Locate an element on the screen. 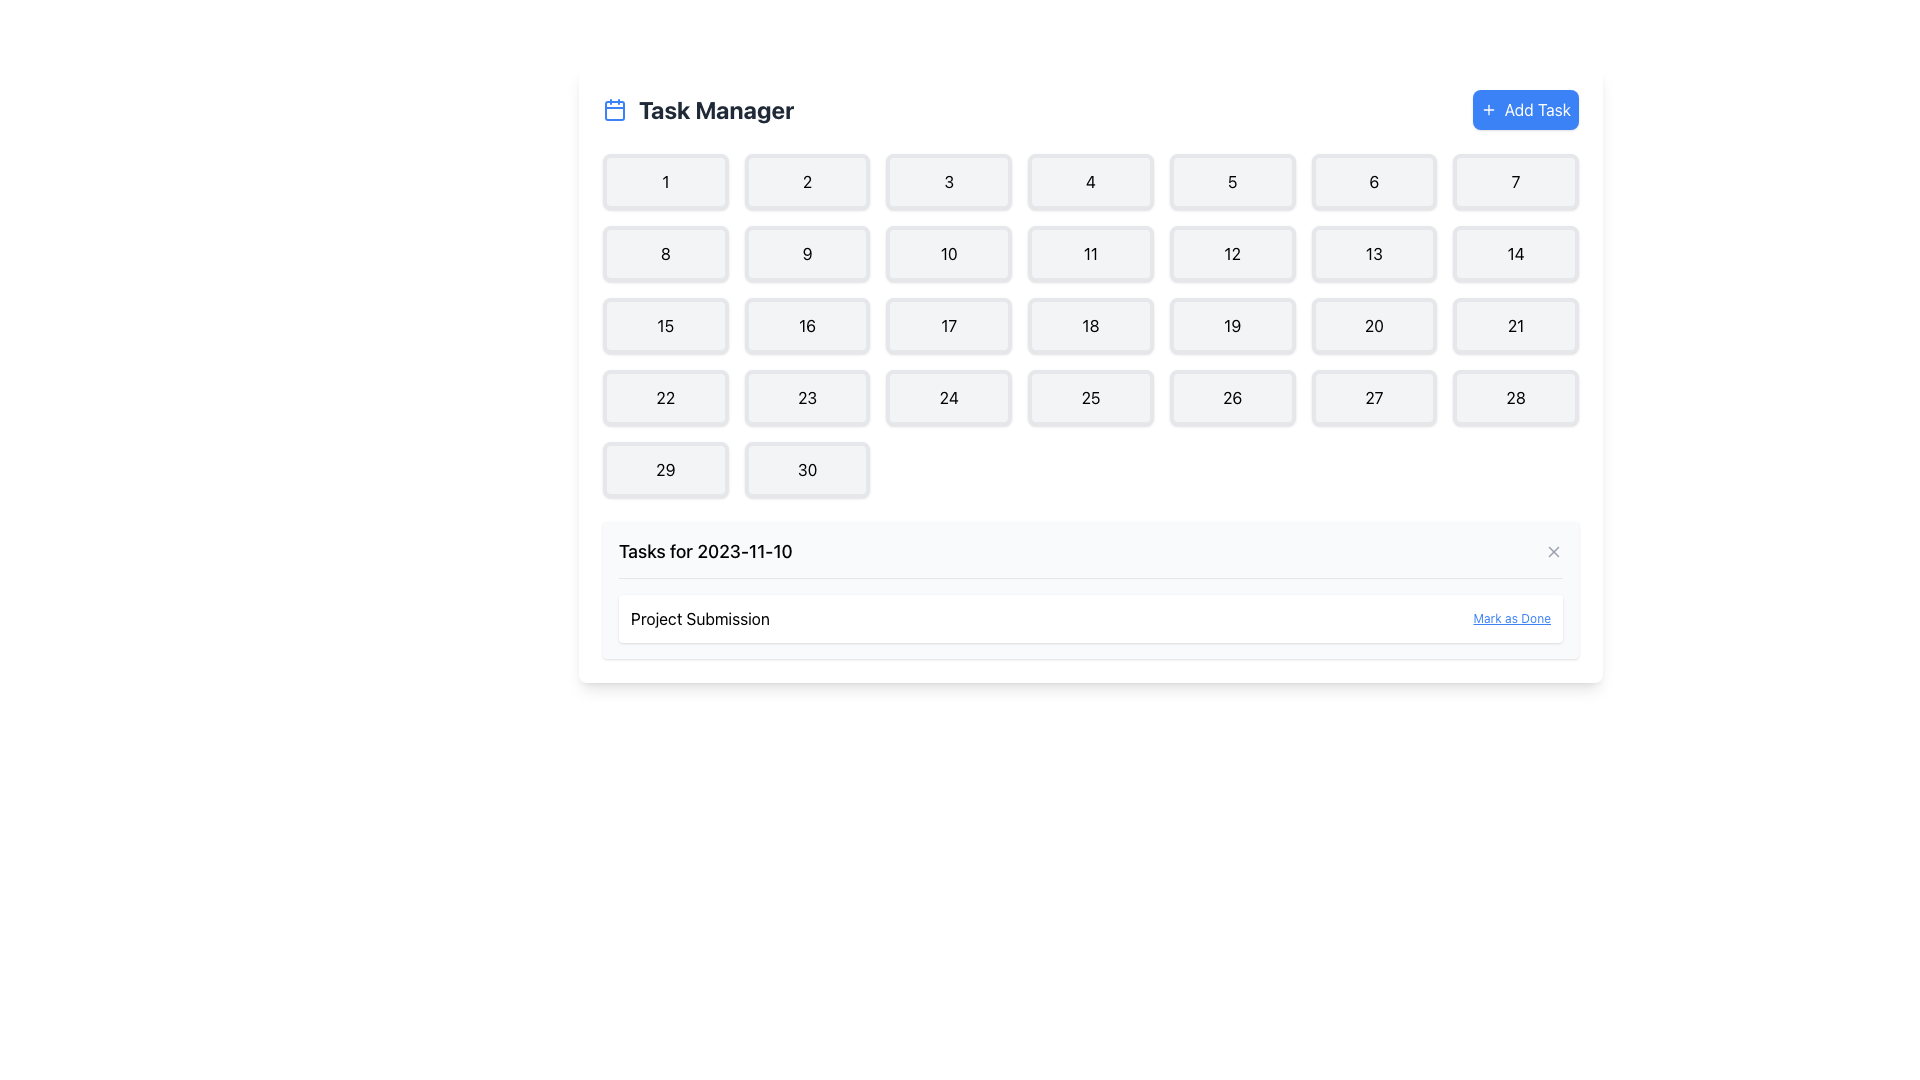  the selectable date button in the calendar interface is located at coordinates (807, 181).